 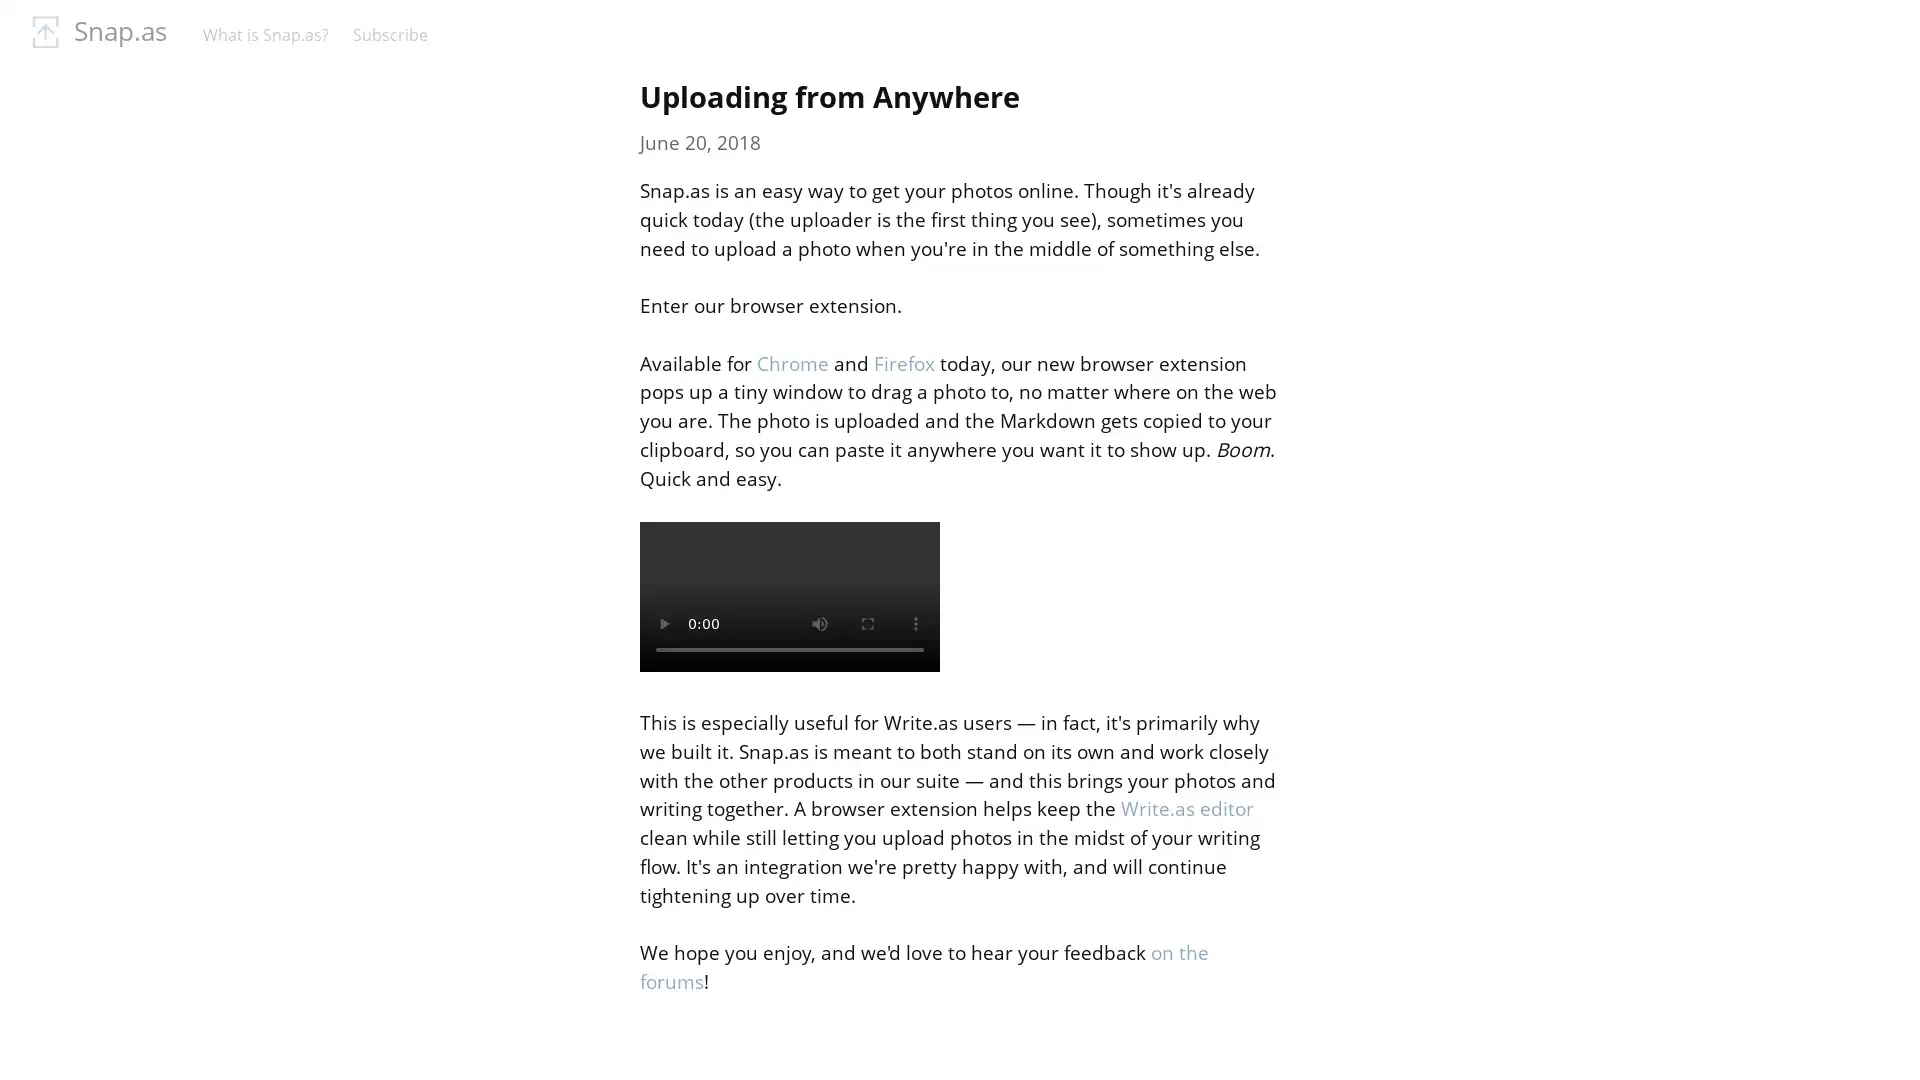 What do you see at coordinates (820, 623) in the screenshot?
I see `mute` at bounding box center [820, 623].